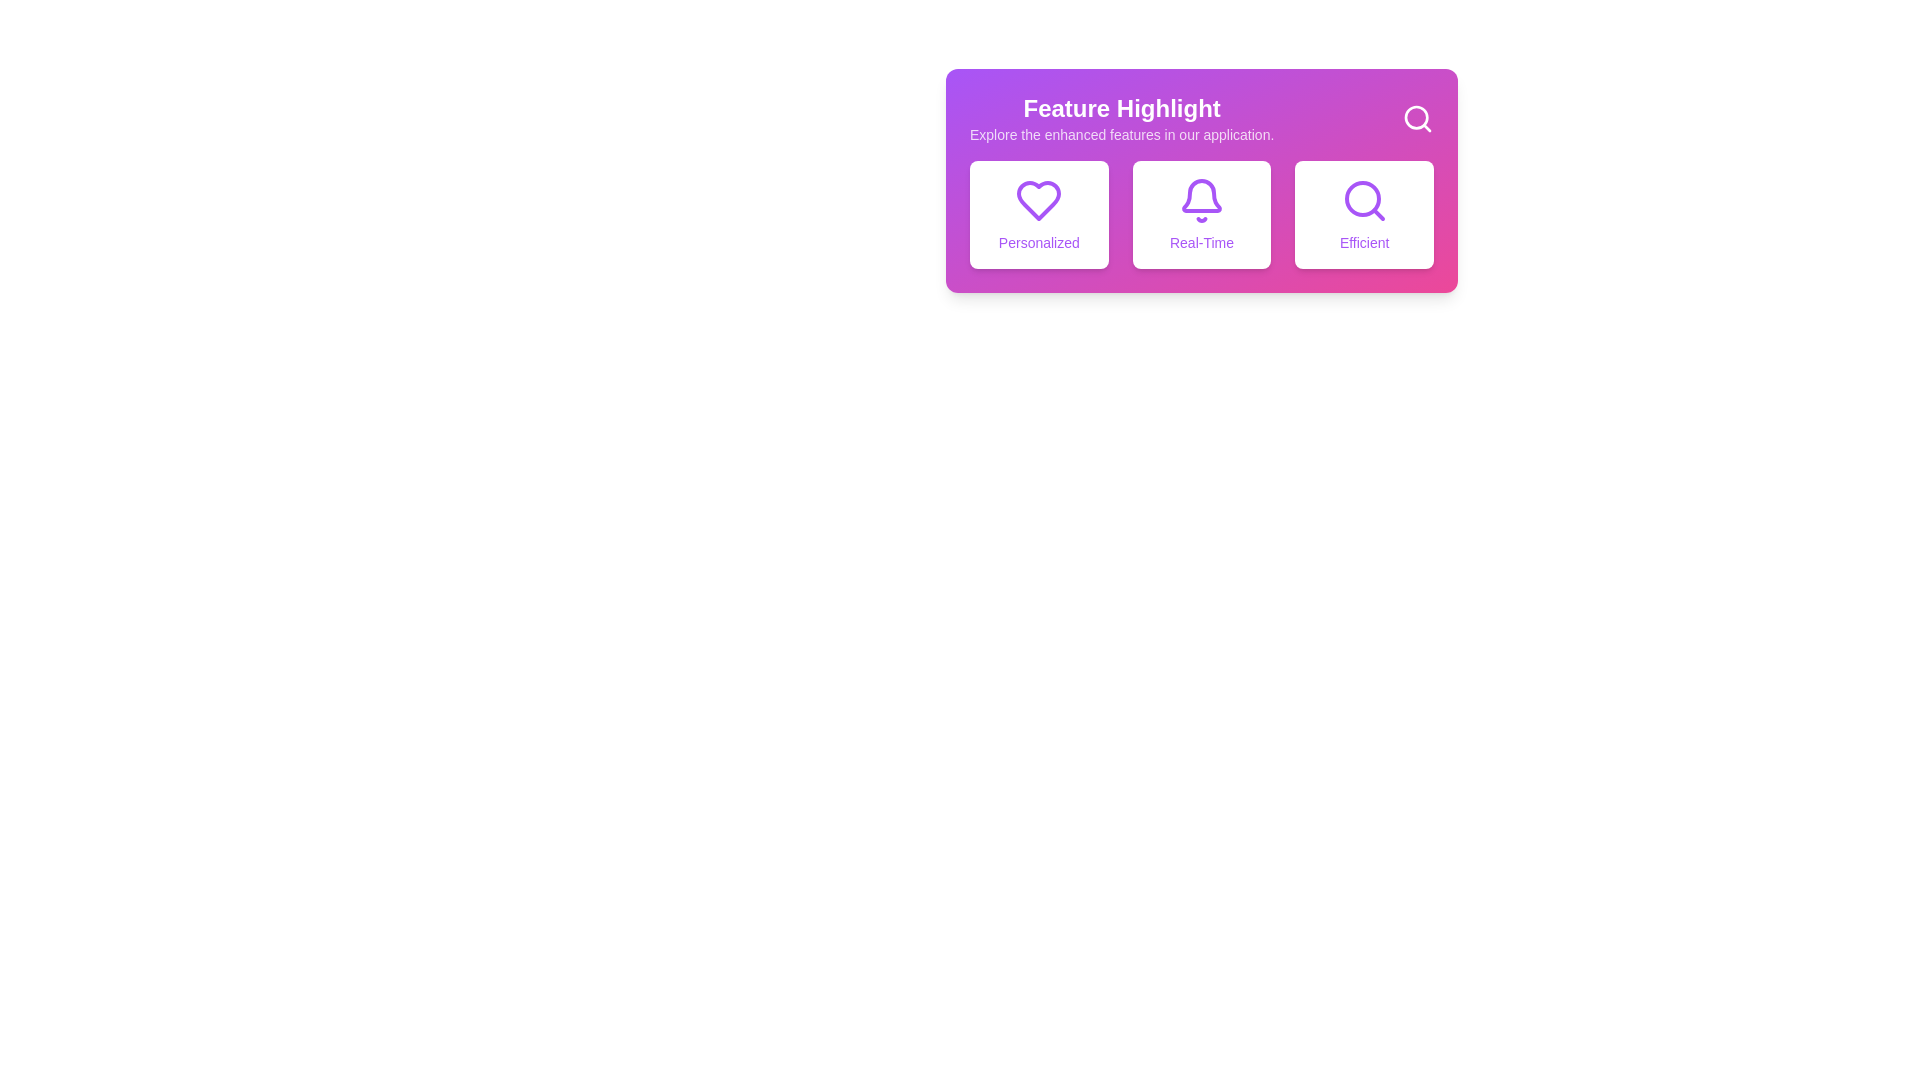 The width and height of the screenshot is (1920, 1080). What do you see at coordinates (1200, 196) in the screenshot?
I see `the notification bell icon, which is a bell-shaped icon with thin strokes, located centrally within the second square option below the 'Feature Highlight' section in the 'Real-Time' feature area` at bounding box center [1200, 196].